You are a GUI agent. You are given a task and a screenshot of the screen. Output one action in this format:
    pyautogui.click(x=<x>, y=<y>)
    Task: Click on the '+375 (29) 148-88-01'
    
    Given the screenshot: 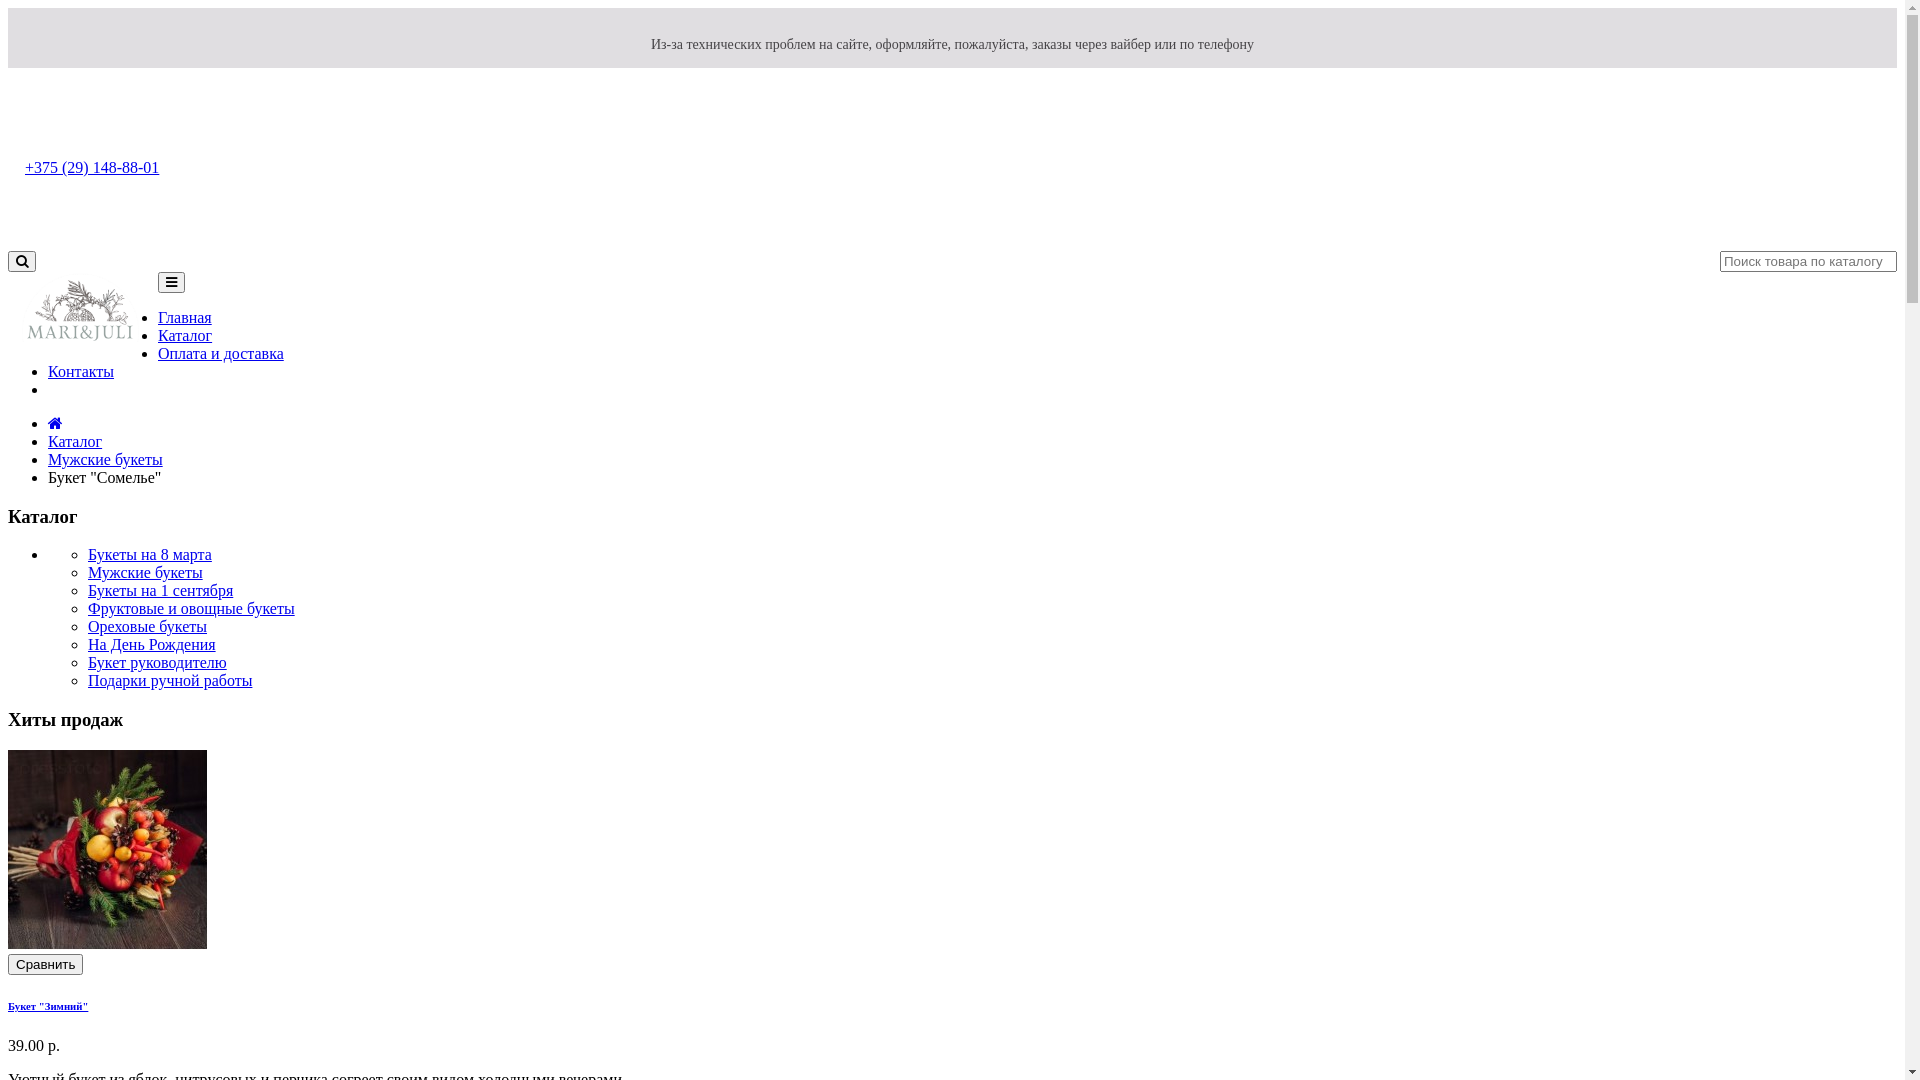 What is the action you would take?
    pyautogui.click(x=90, y=166)
    